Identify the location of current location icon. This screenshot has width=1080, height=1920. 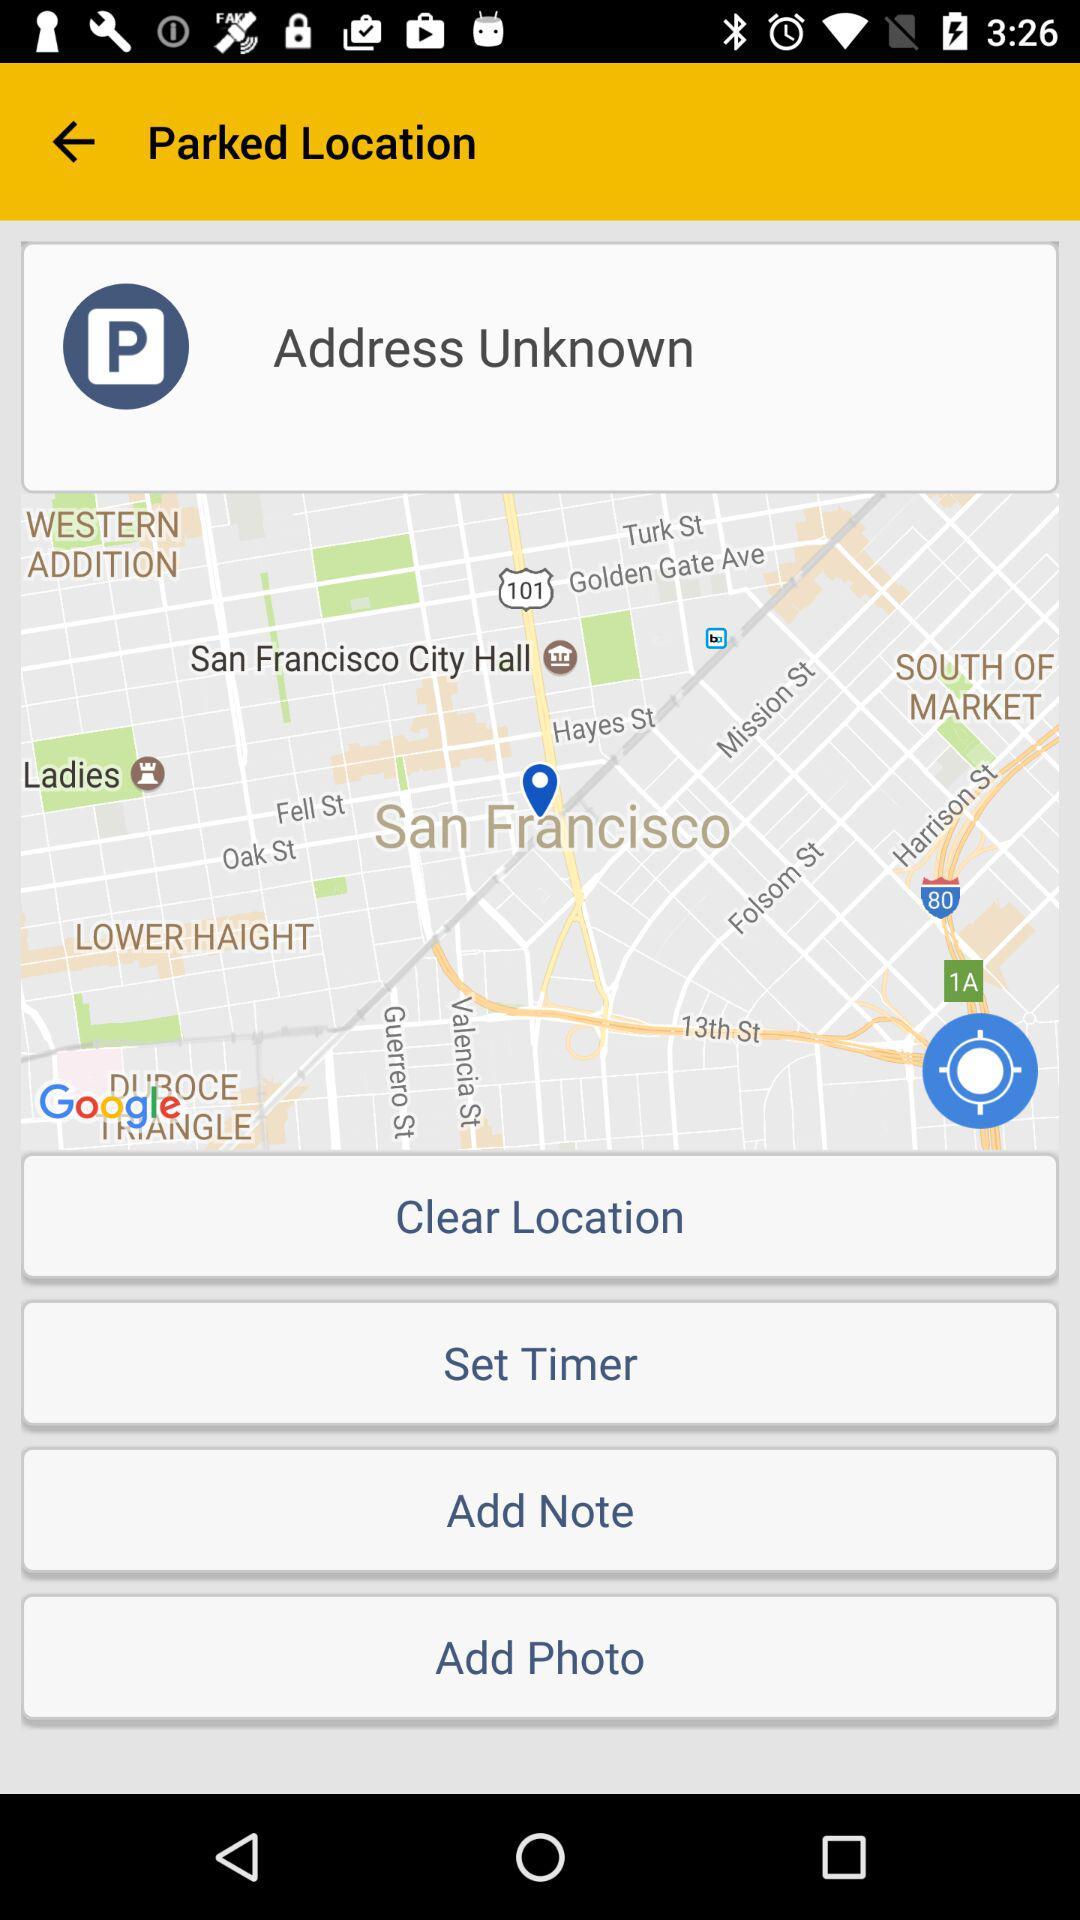
(979, 1069).